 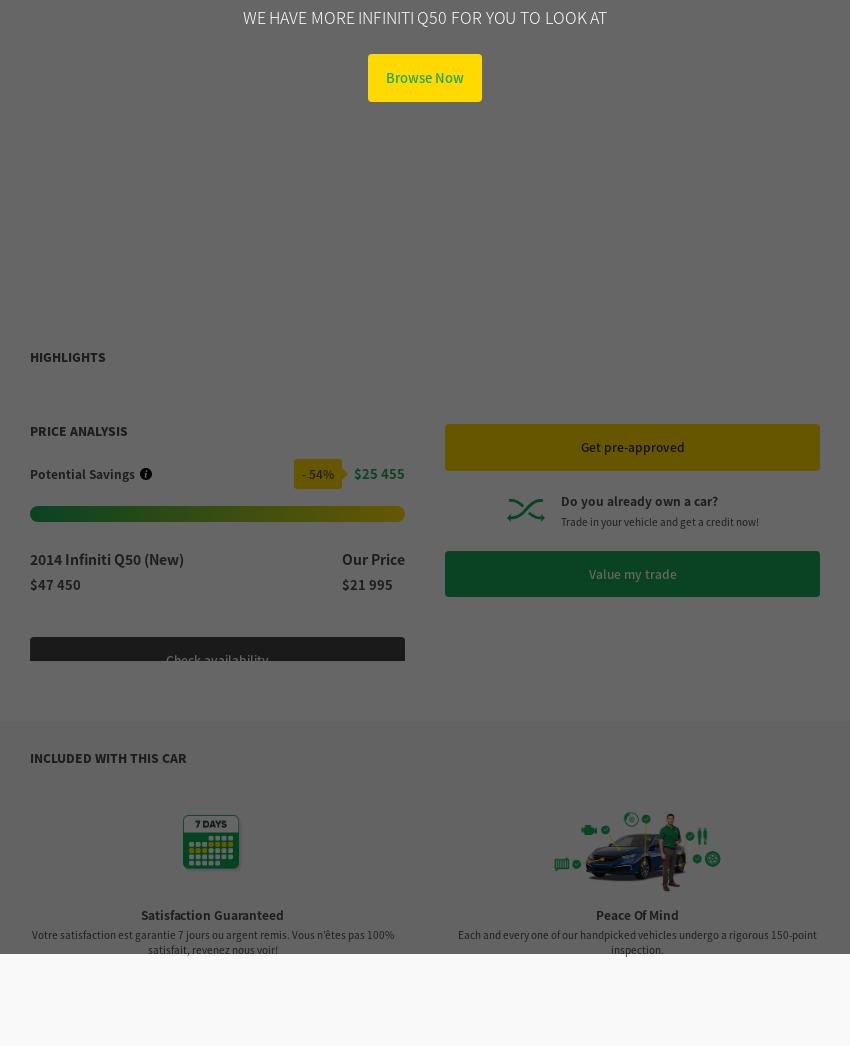 I want to click on 'Transmission', so click(x=94, y=905).